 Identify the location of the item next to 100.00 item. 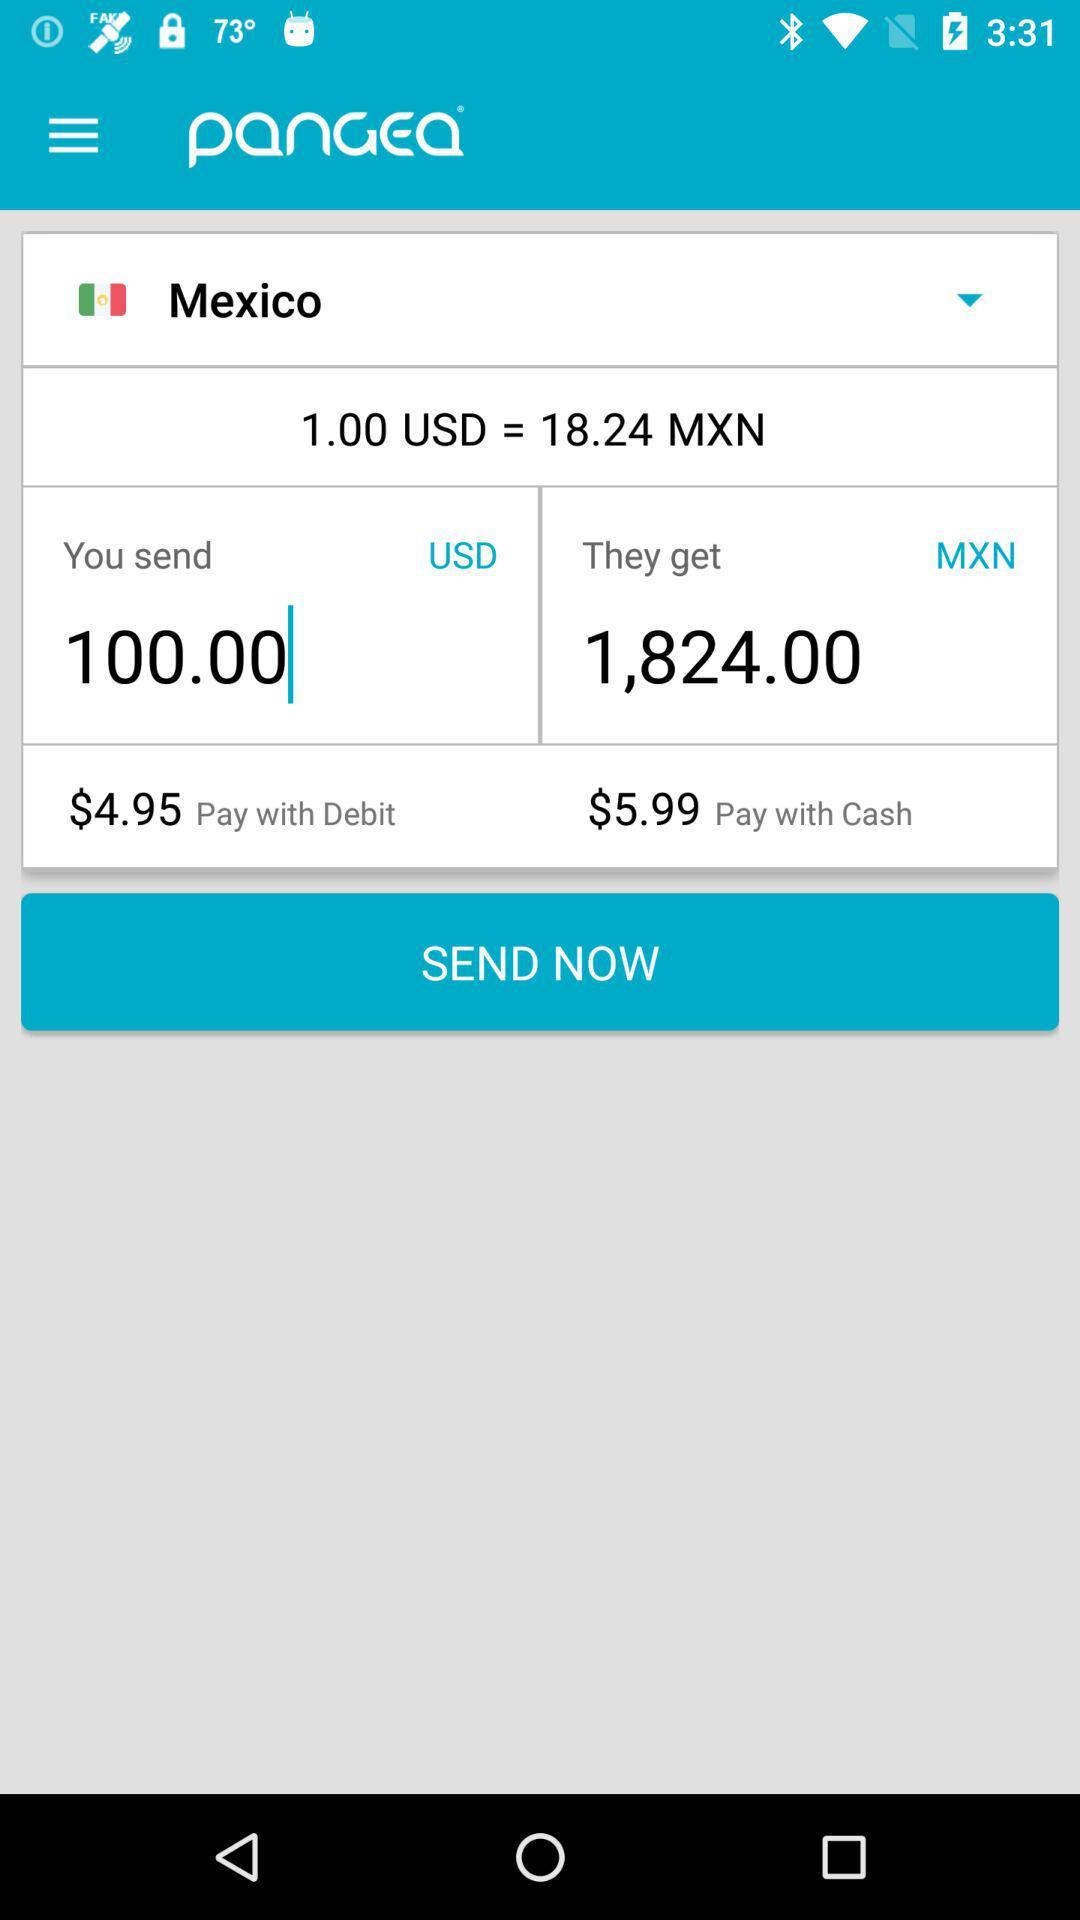
(798, 654).